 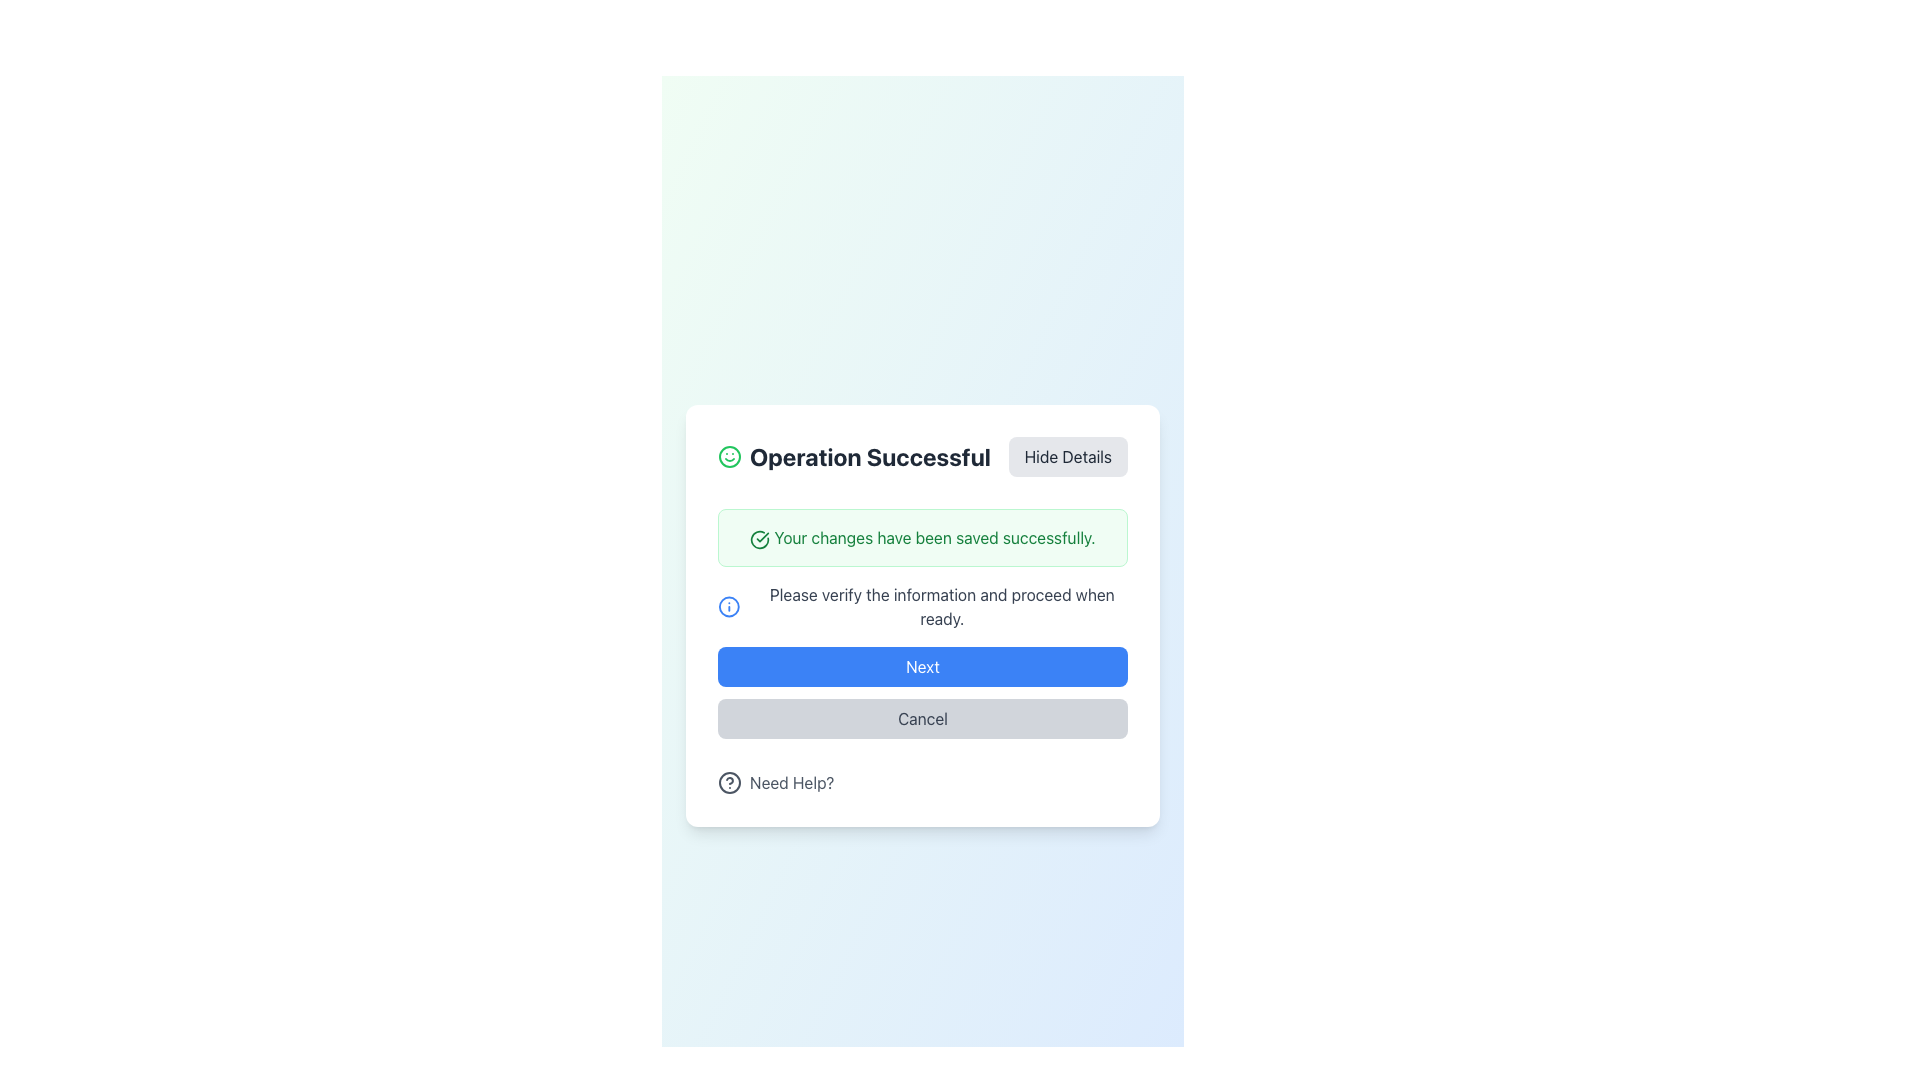 I want to click on the Notification banner which has a light green background and contains the text 'Your changes have been saved successfully.', so click(x=921, y=536).